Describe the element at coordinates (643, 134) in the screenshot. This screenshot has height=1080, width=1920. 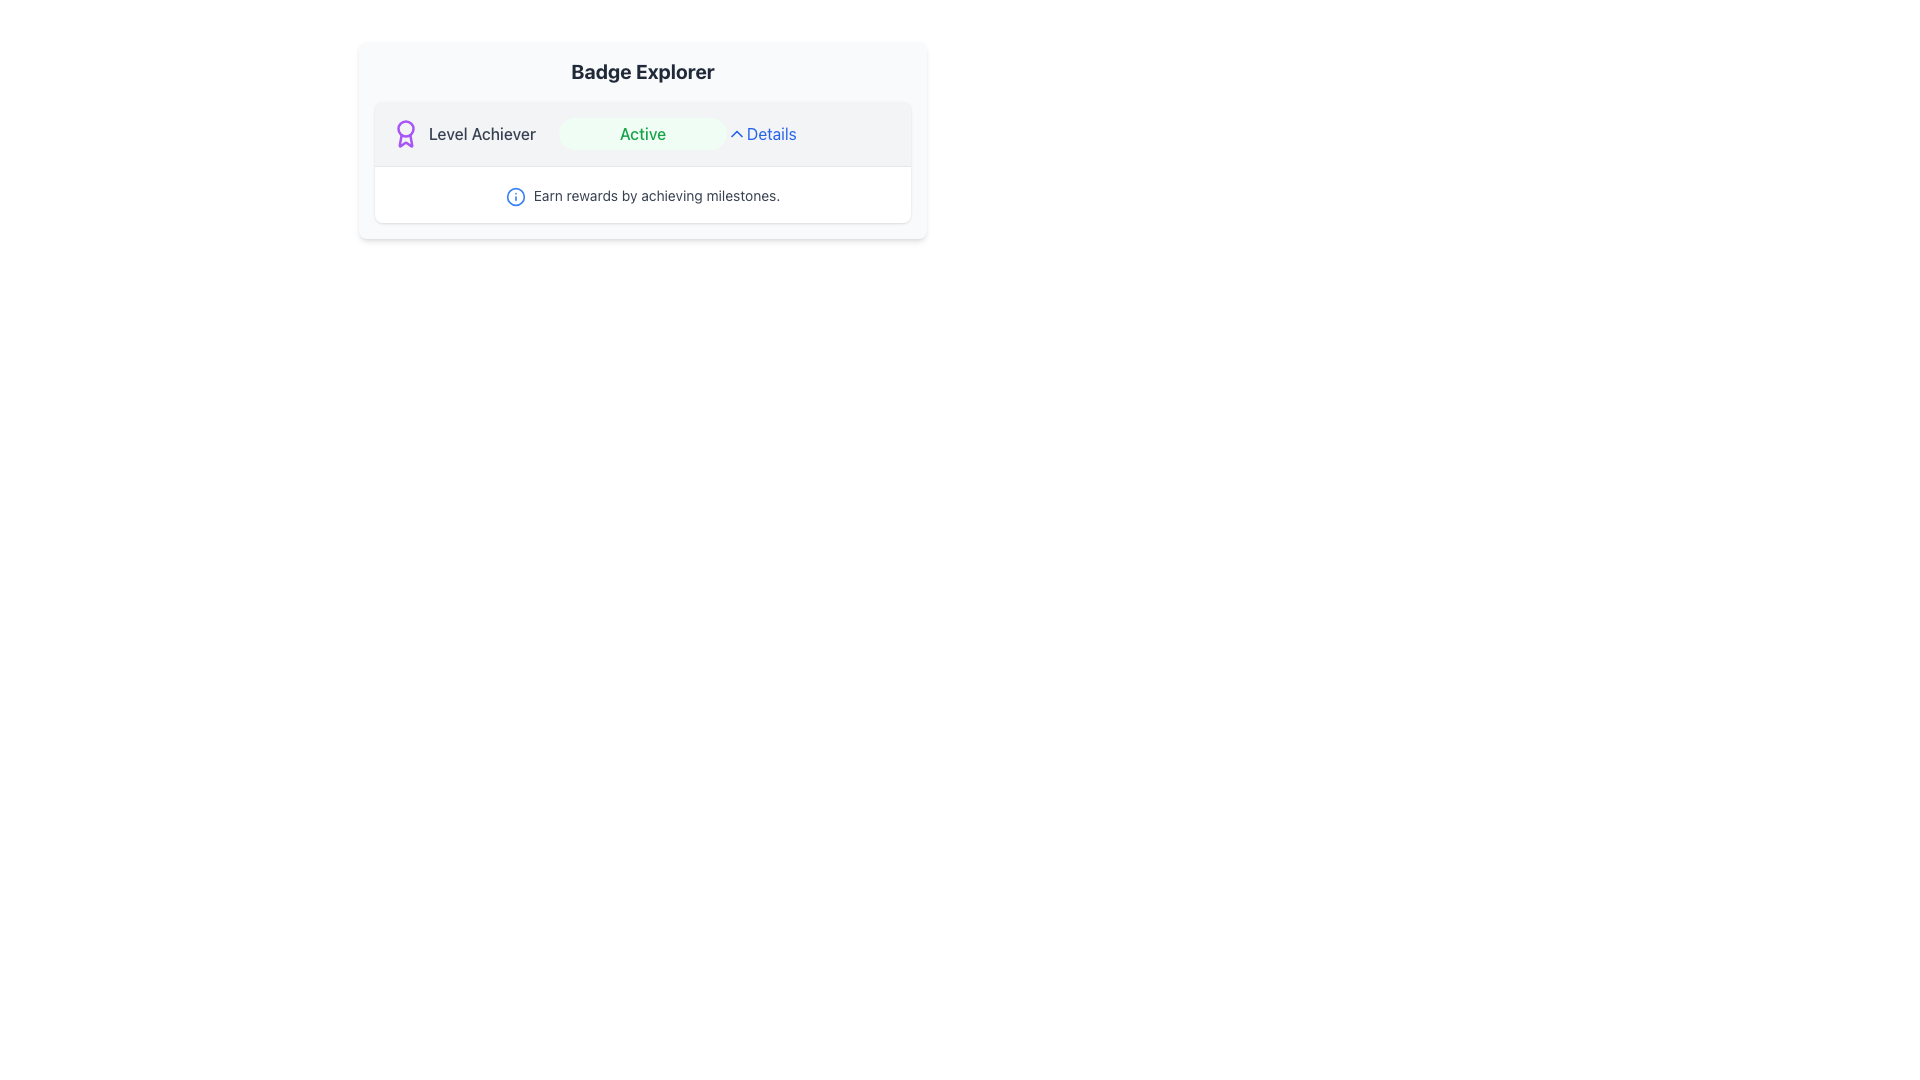
I see `the Informational Section displaying the user's status, which includes 'Level Achiever' and 'Active'` at that location.